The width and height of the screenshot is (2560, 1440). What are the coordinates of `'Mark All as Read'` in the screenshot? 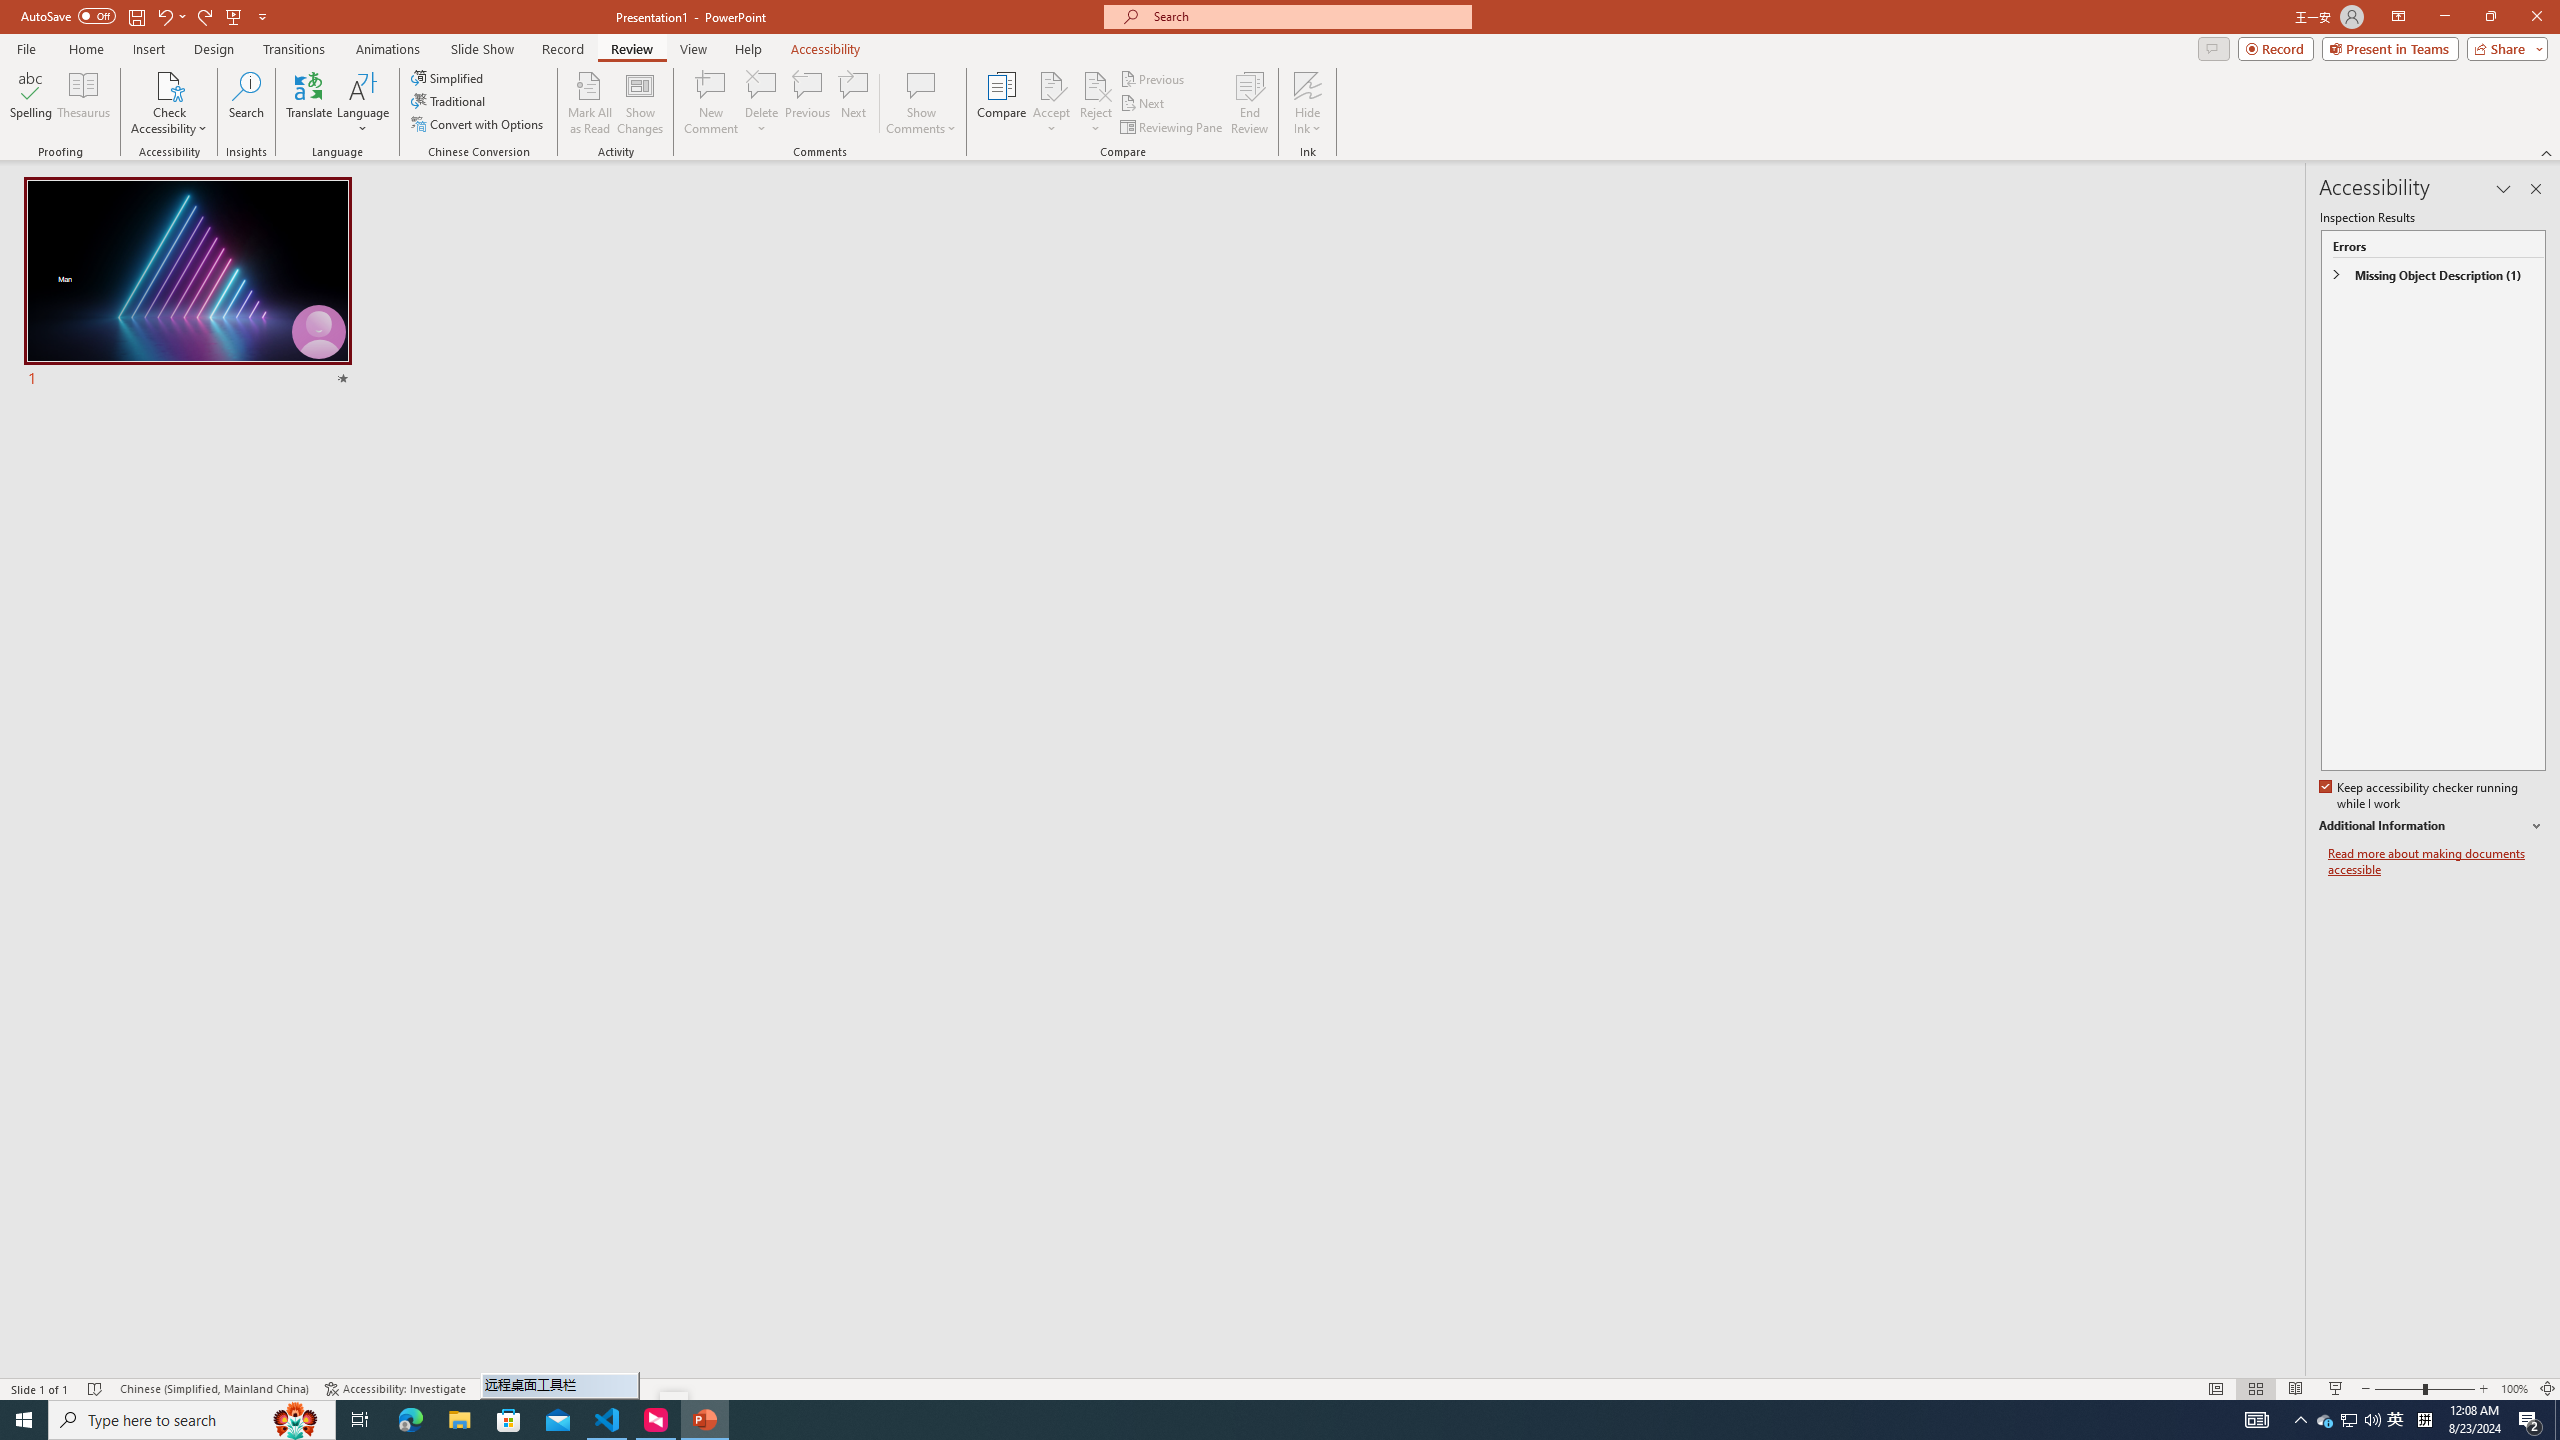 It's located at (590, 103).